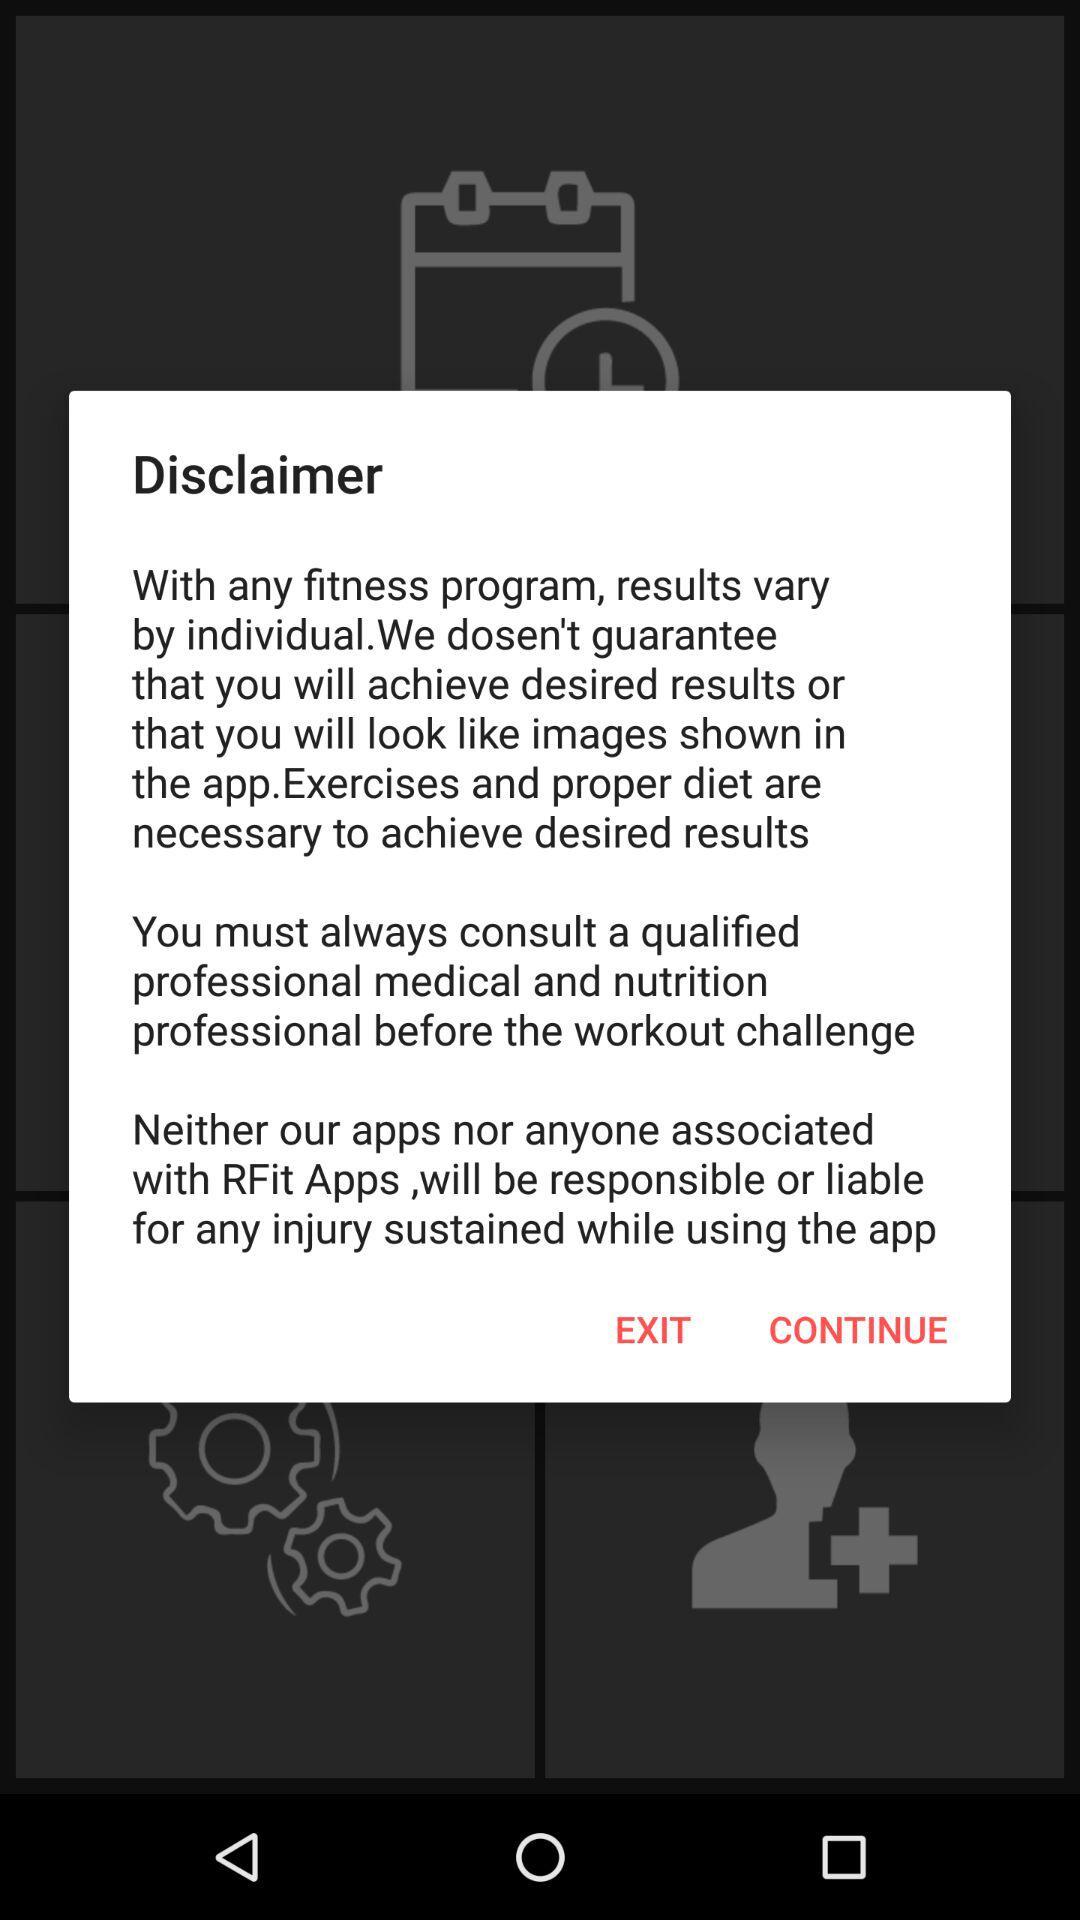 This screenshot has height=1920, width=1080. I want to click on item next to exit icon, so click(857, 1329).